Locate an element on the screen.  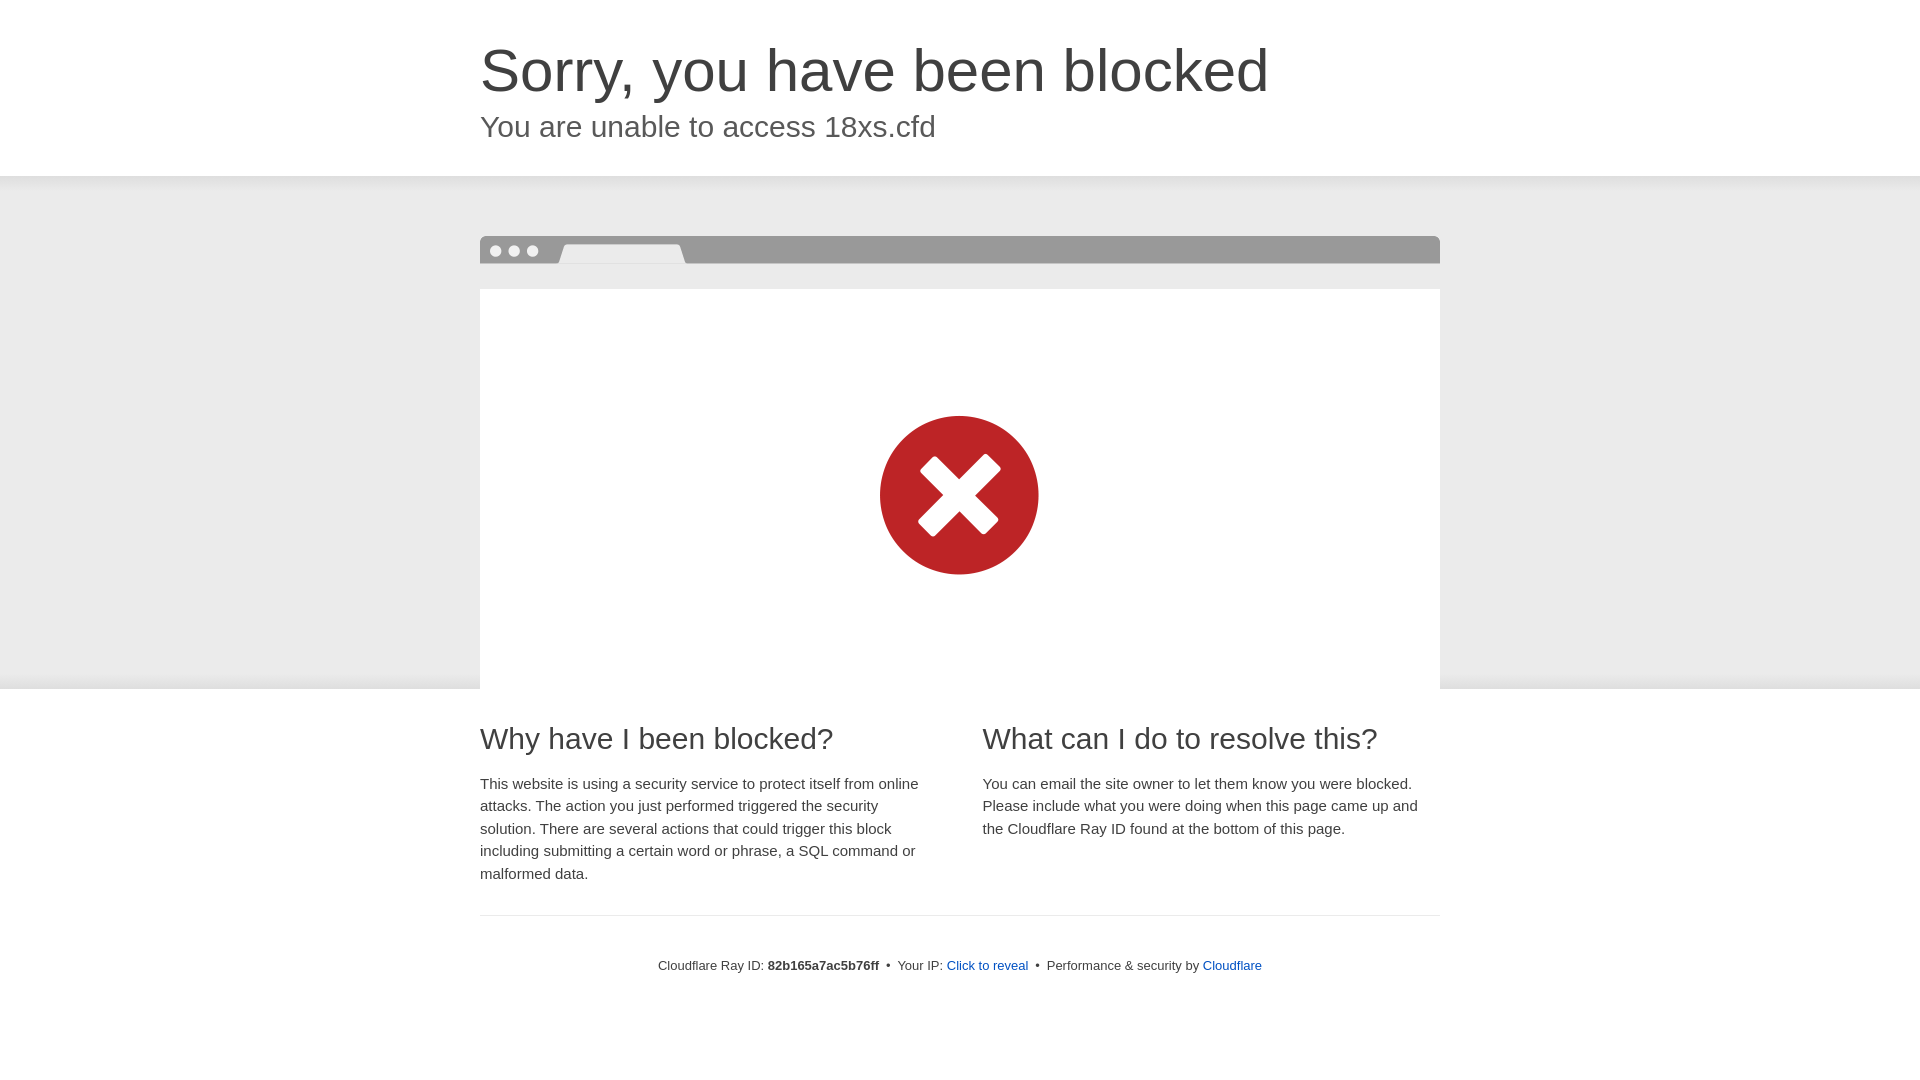
'Cloudflare' is located at coordinates (1202, 964).